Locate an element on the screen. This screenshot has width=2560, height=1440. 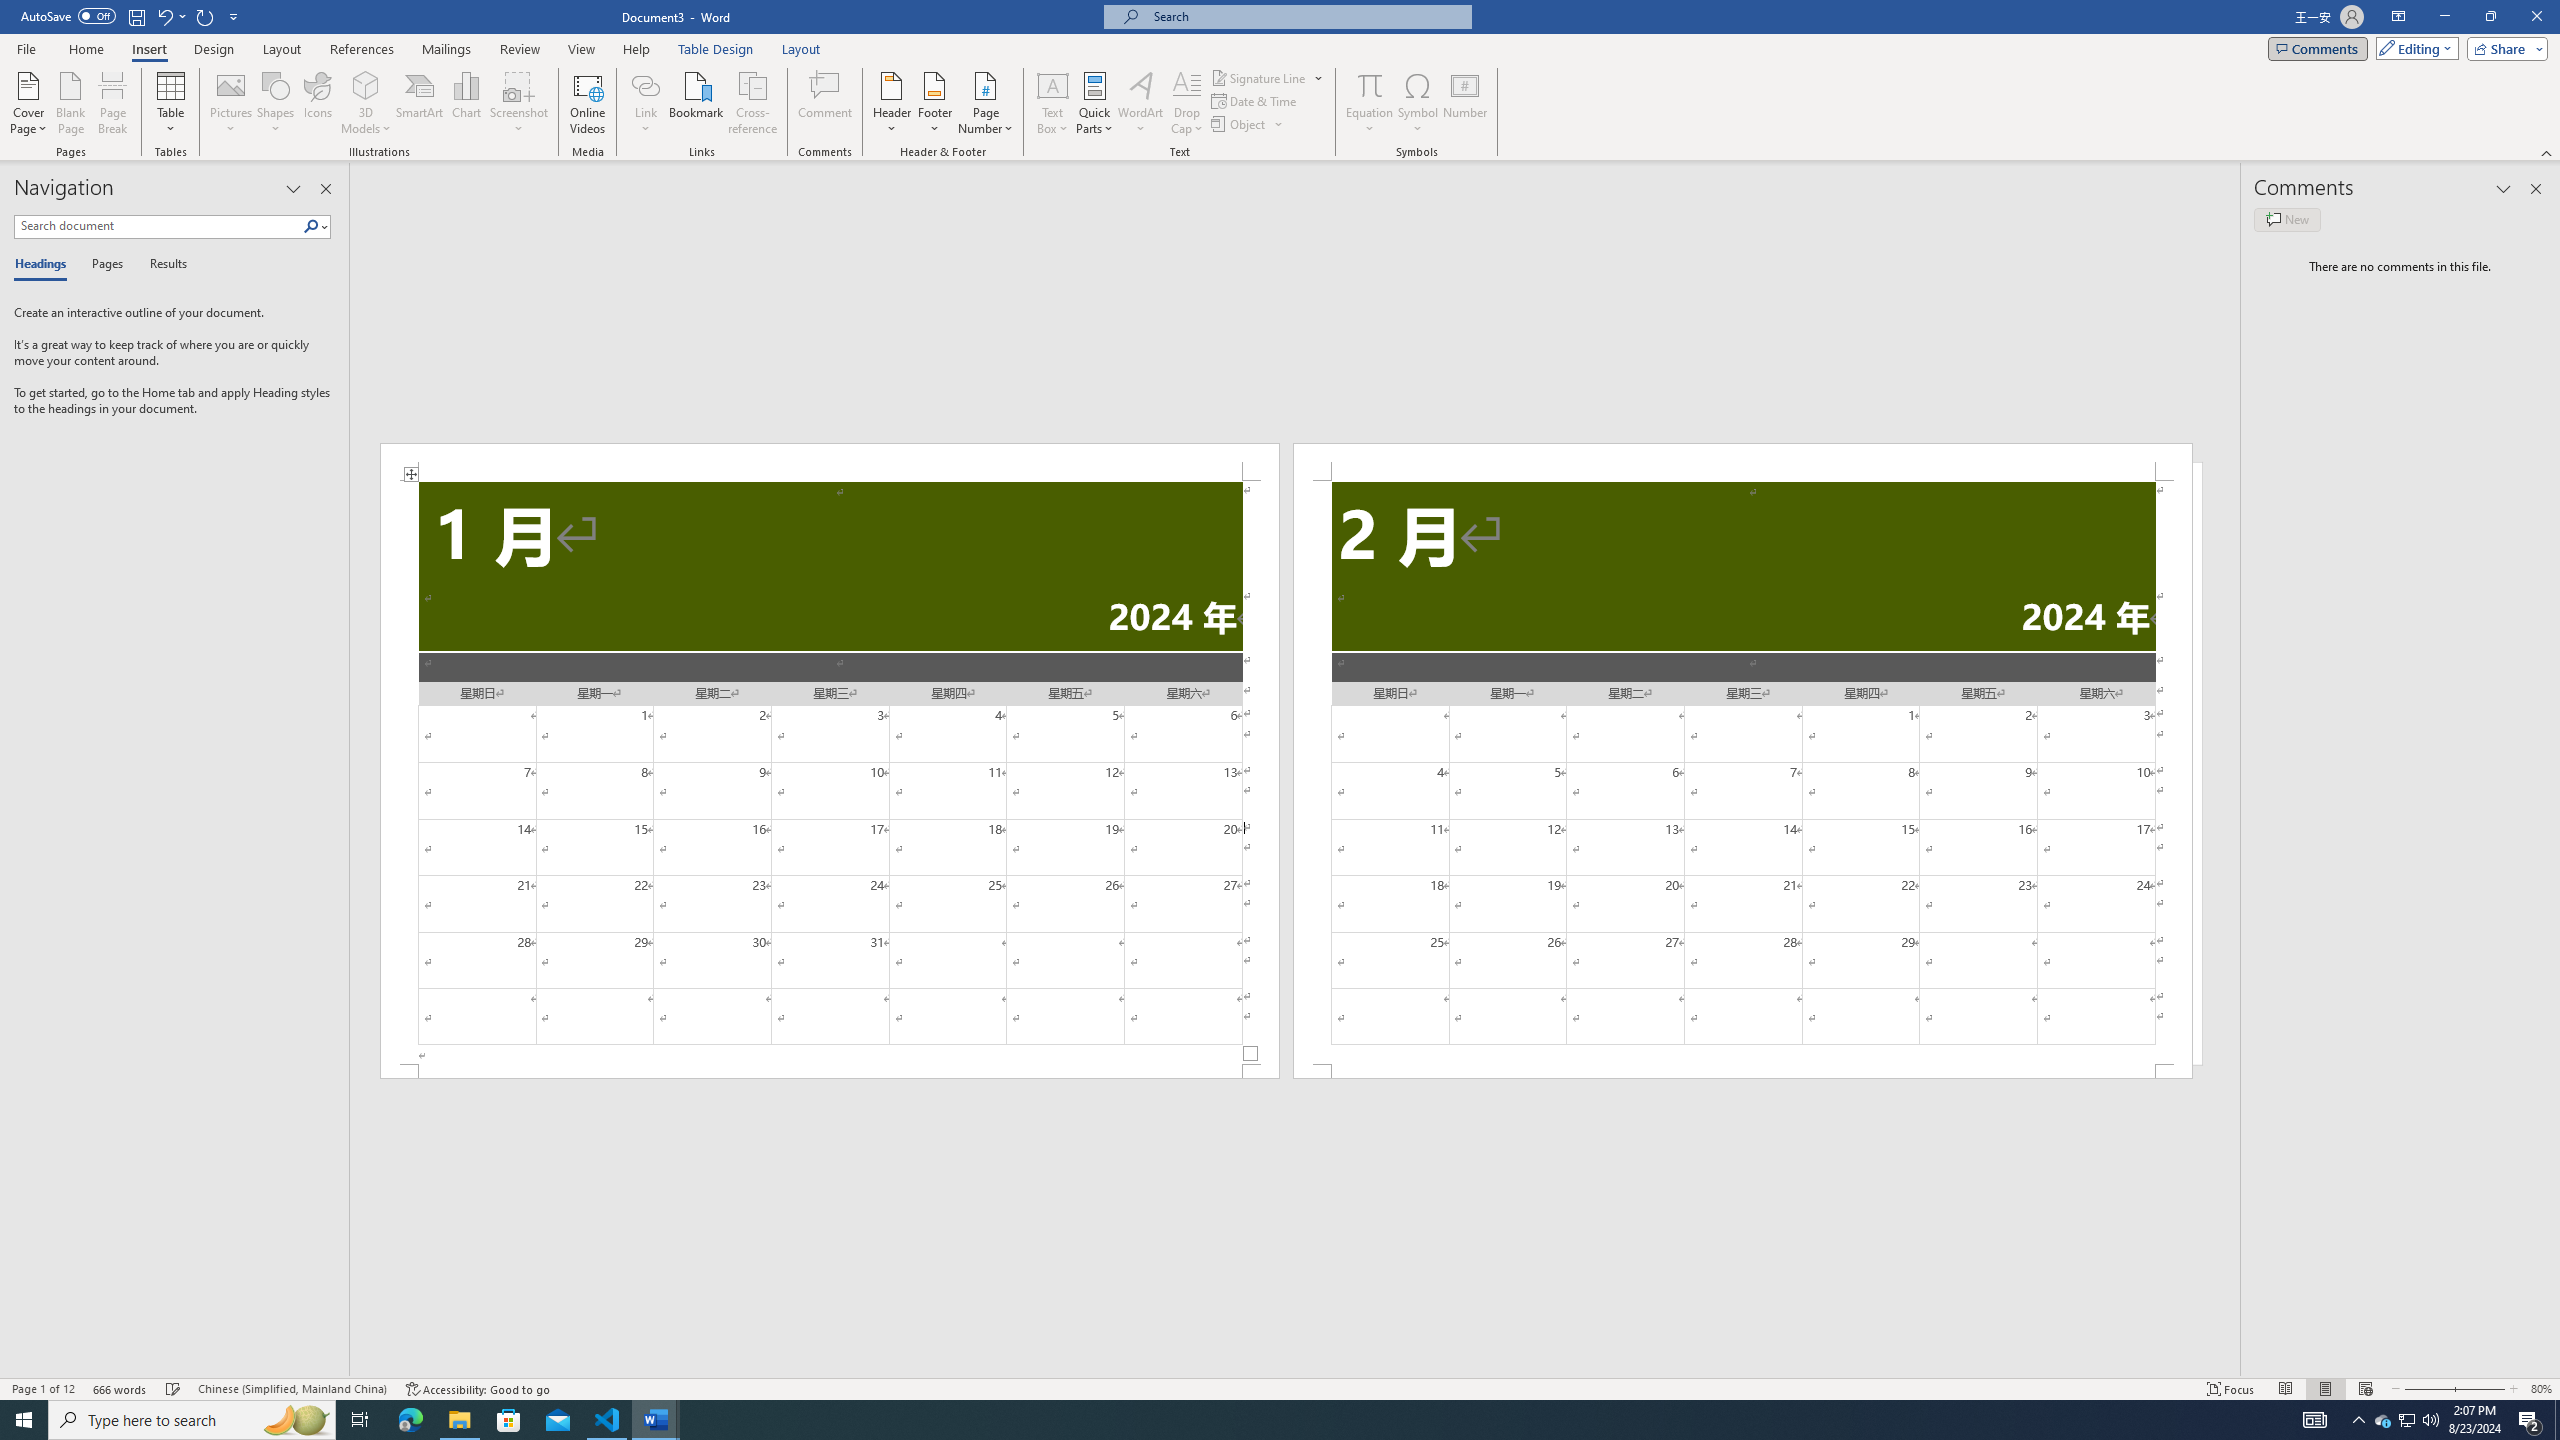
'Close' is located at coordinates (2535, 16).